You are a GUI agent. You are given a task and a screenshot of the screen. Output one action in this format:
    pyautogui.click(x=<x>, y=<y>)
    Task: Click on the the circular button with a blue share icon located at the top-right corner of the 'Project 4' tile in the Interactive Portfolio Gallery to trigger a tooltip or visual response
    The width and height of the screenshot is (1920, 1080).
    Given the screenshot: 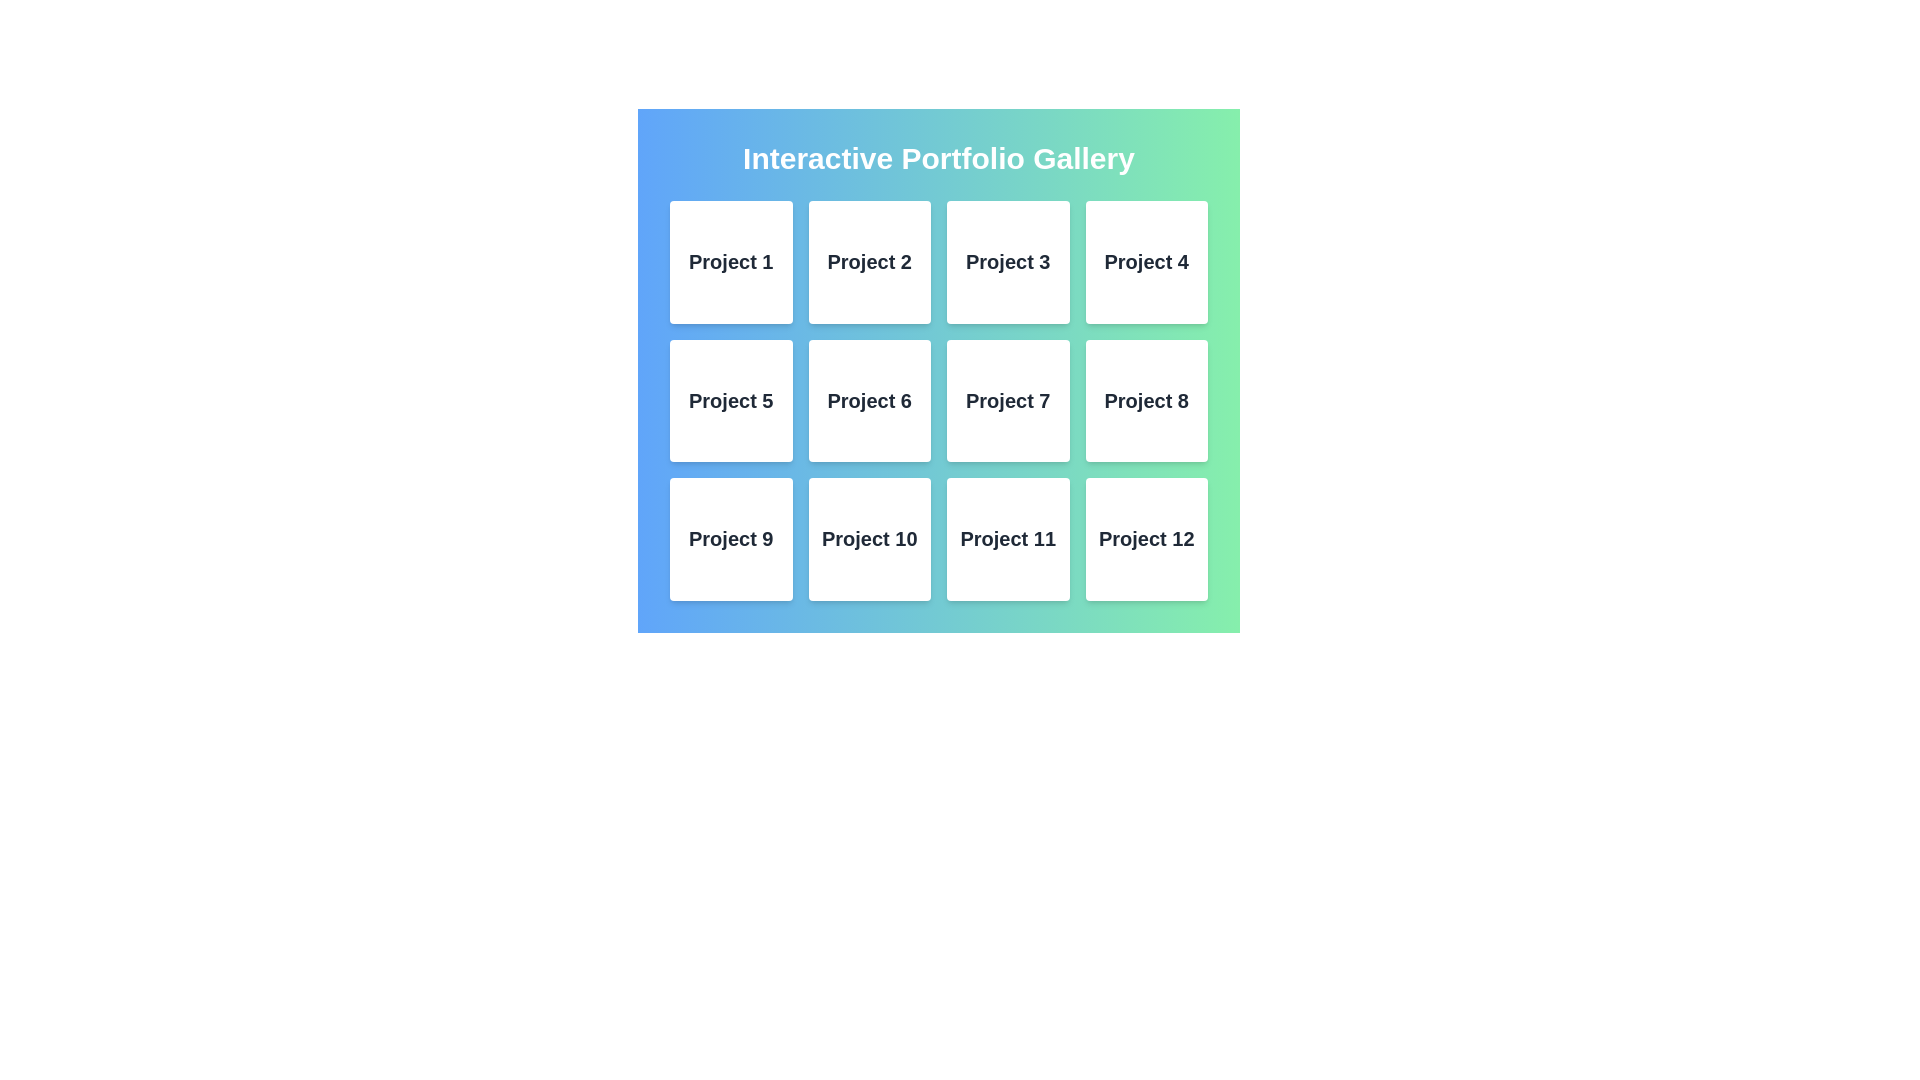 What is the action you would take?
    pyautogui.click(x=1172, y=261)
    